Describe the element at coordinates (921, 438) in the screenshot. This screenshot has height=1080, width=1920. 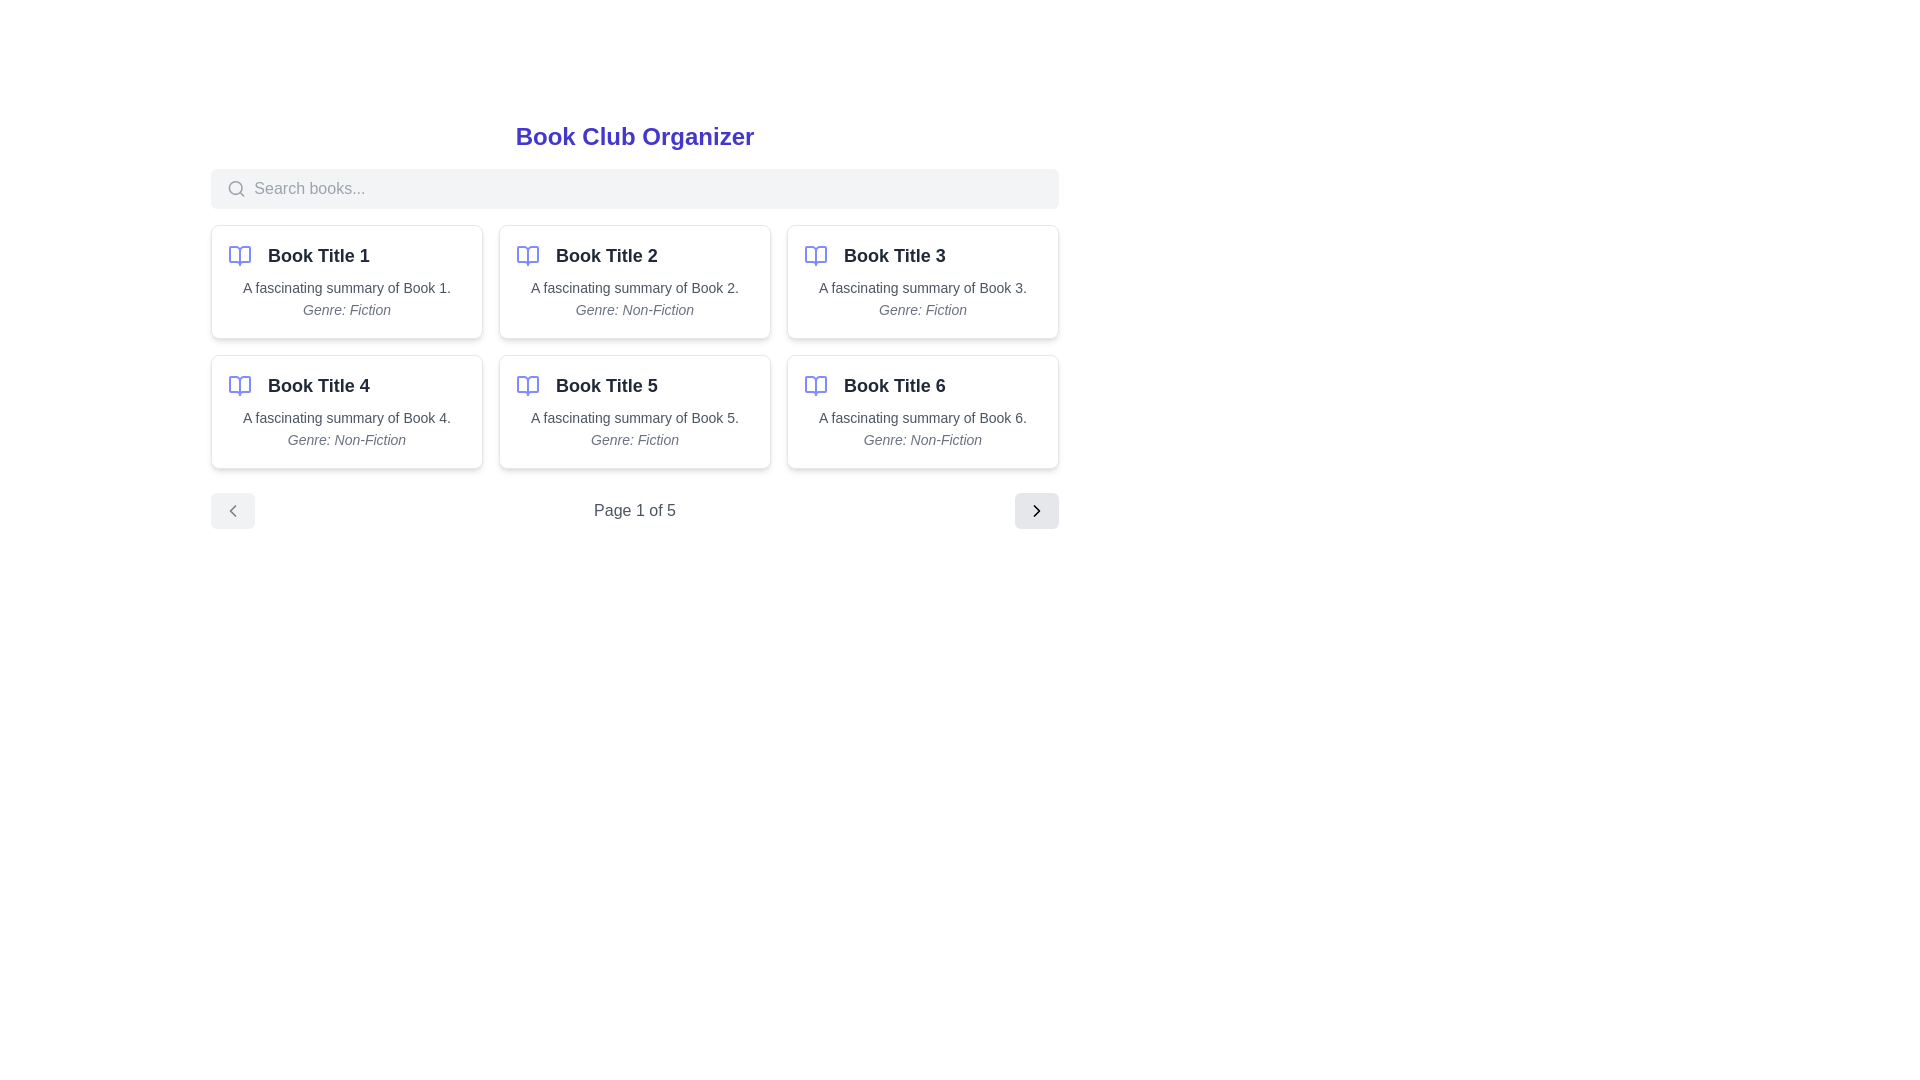
I see `the Text Label displaying 'Genre: Non-Fiction', which is styled in a small italicized font and located at the bottom of the card labeled 'Book Title 6'` at that location.